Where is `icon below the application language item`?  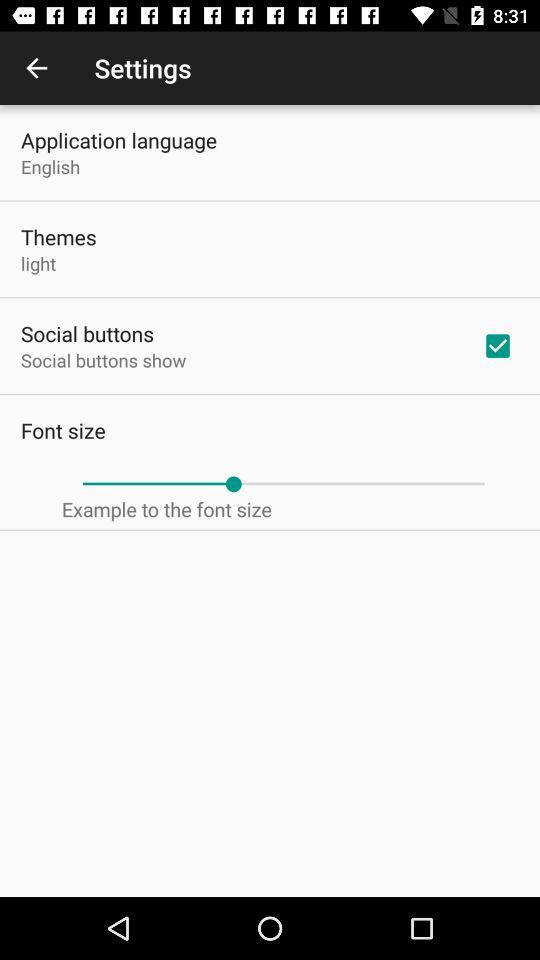
icon below the application language item is located at coordinates (50, 165).